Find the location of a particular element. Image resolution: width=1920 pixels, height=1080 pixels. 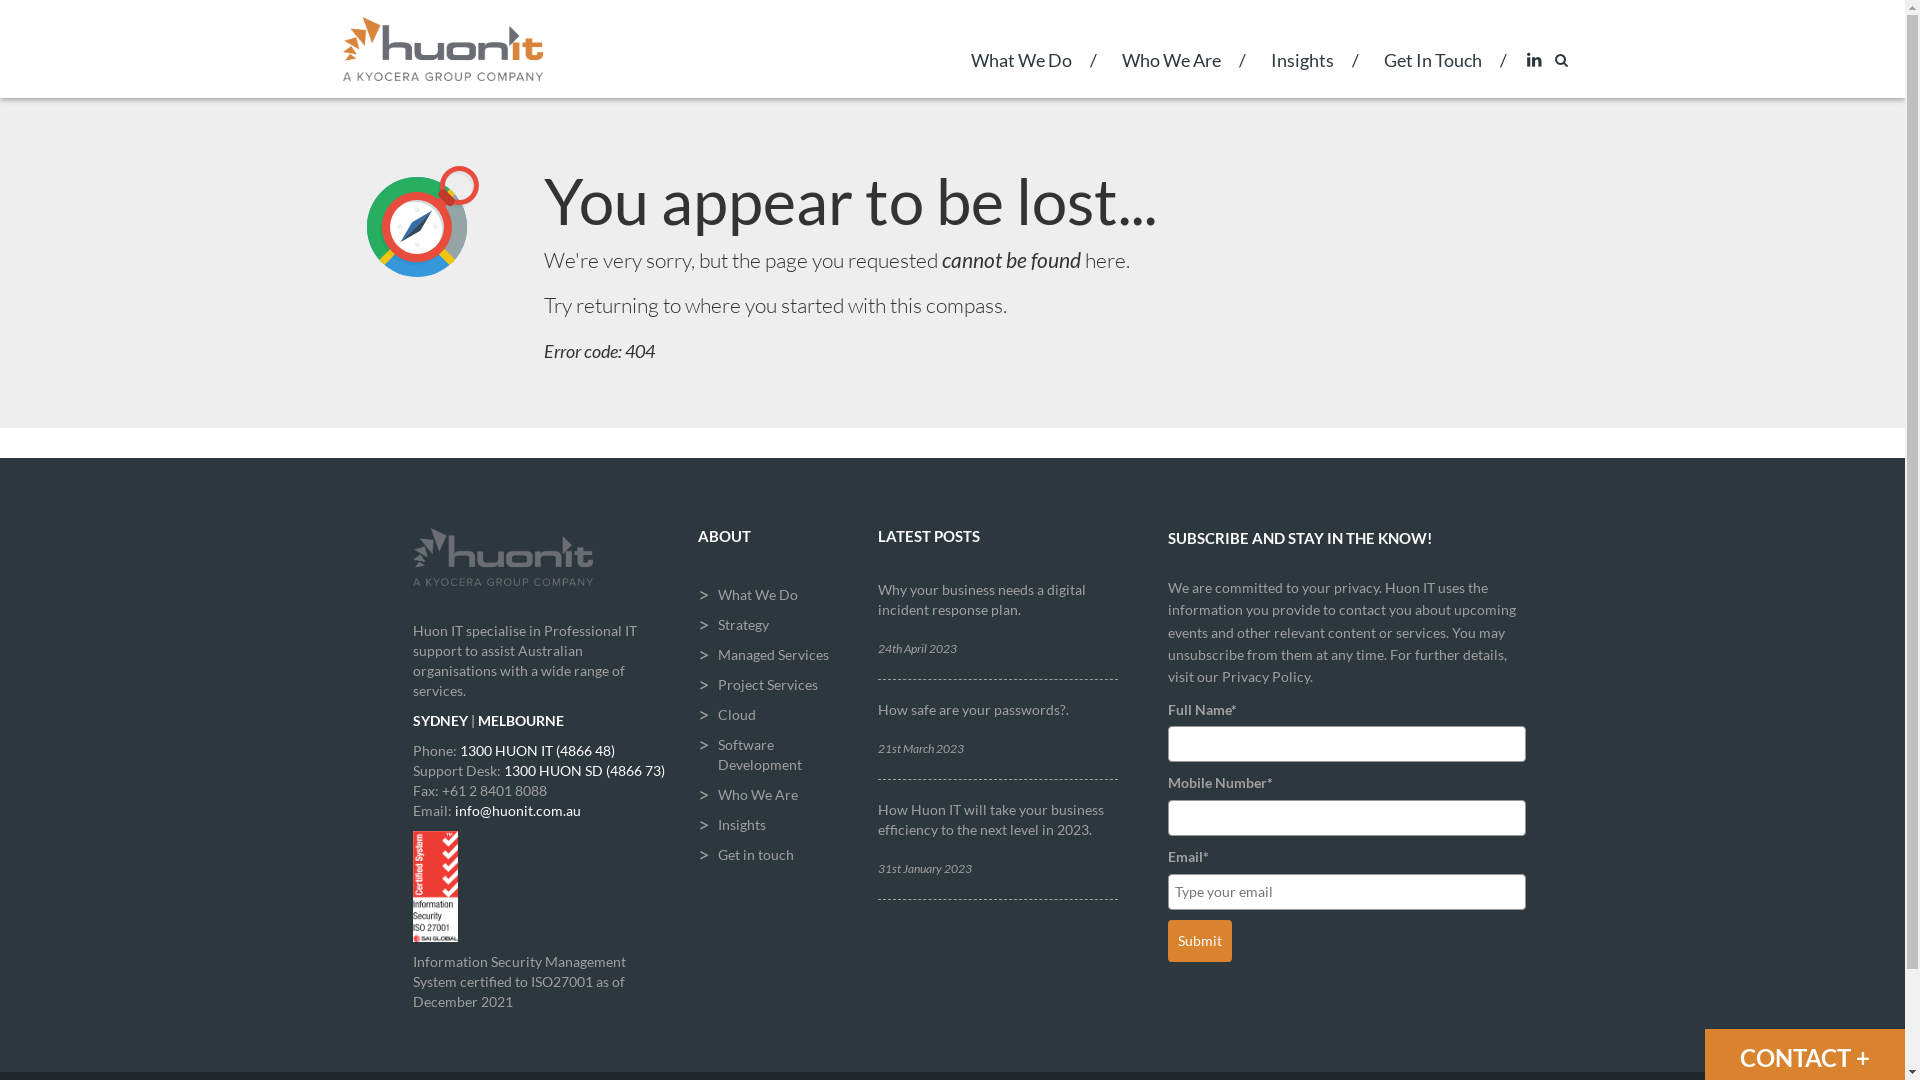

'Managed Services' is located at coordinates (771, 655).